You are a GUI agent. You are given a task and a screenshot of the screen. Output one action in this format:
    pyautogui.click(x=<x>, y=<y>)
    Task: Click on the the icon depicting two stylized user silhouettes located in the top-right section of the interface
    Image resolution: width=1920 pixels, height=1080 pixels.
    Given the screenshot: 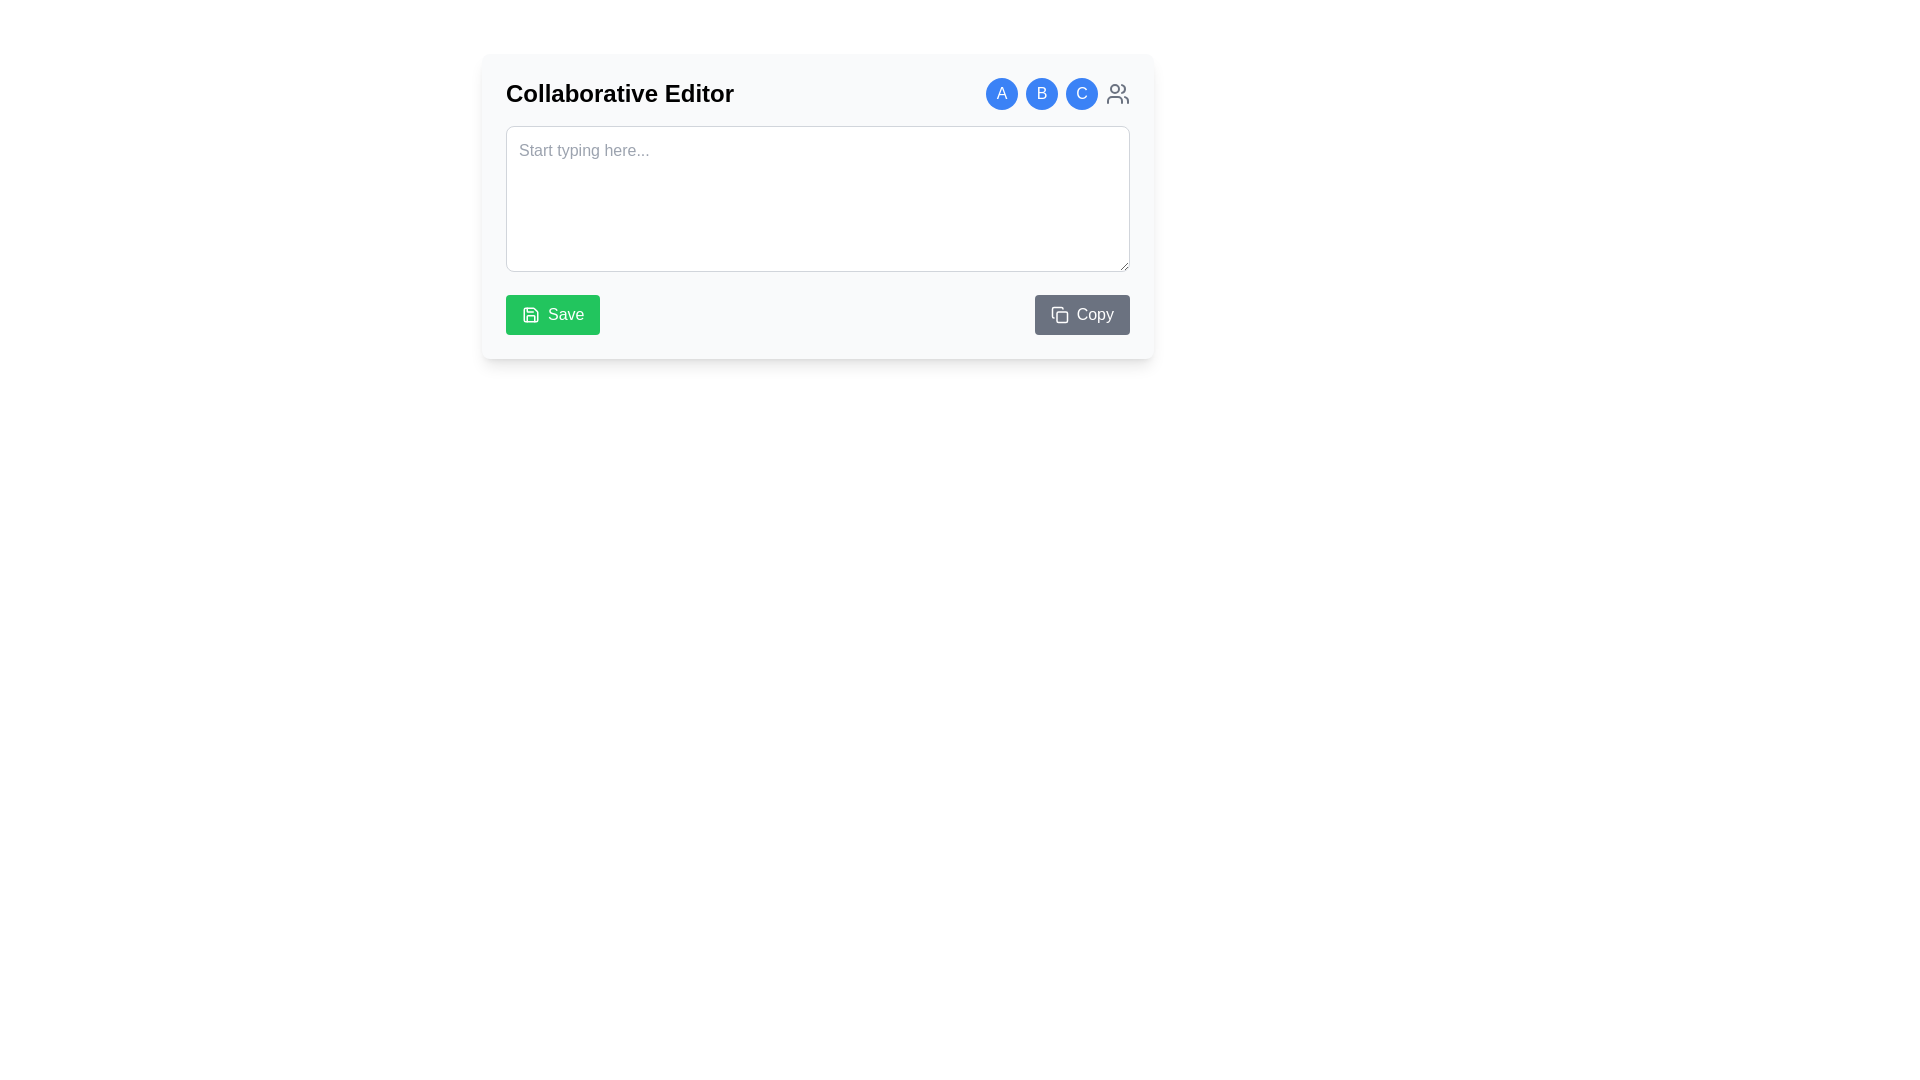 What is the action you would take?
    pyautogui.click(x=1117, y=93)
    